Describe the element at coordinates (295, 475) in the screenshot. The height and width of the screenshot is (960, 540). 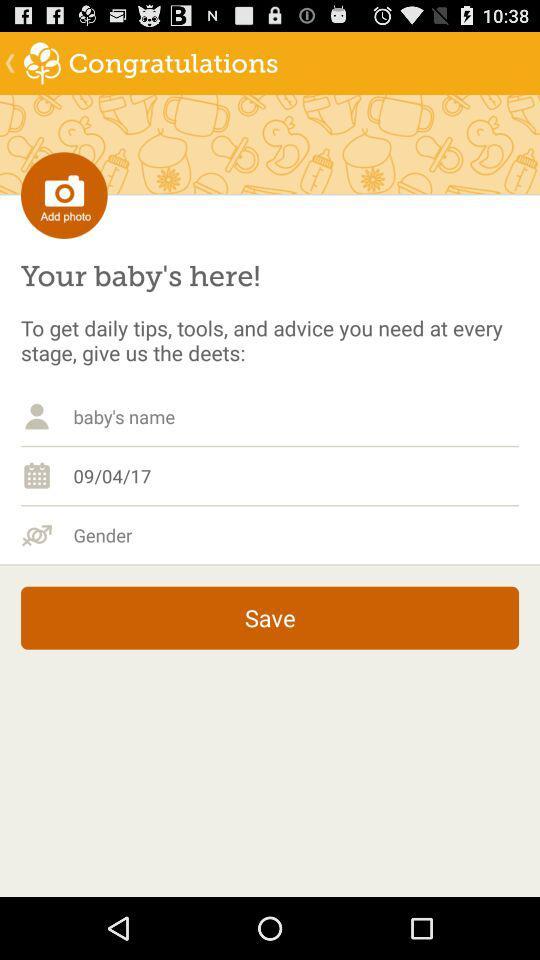
I see `09/04/17 app` at that location.